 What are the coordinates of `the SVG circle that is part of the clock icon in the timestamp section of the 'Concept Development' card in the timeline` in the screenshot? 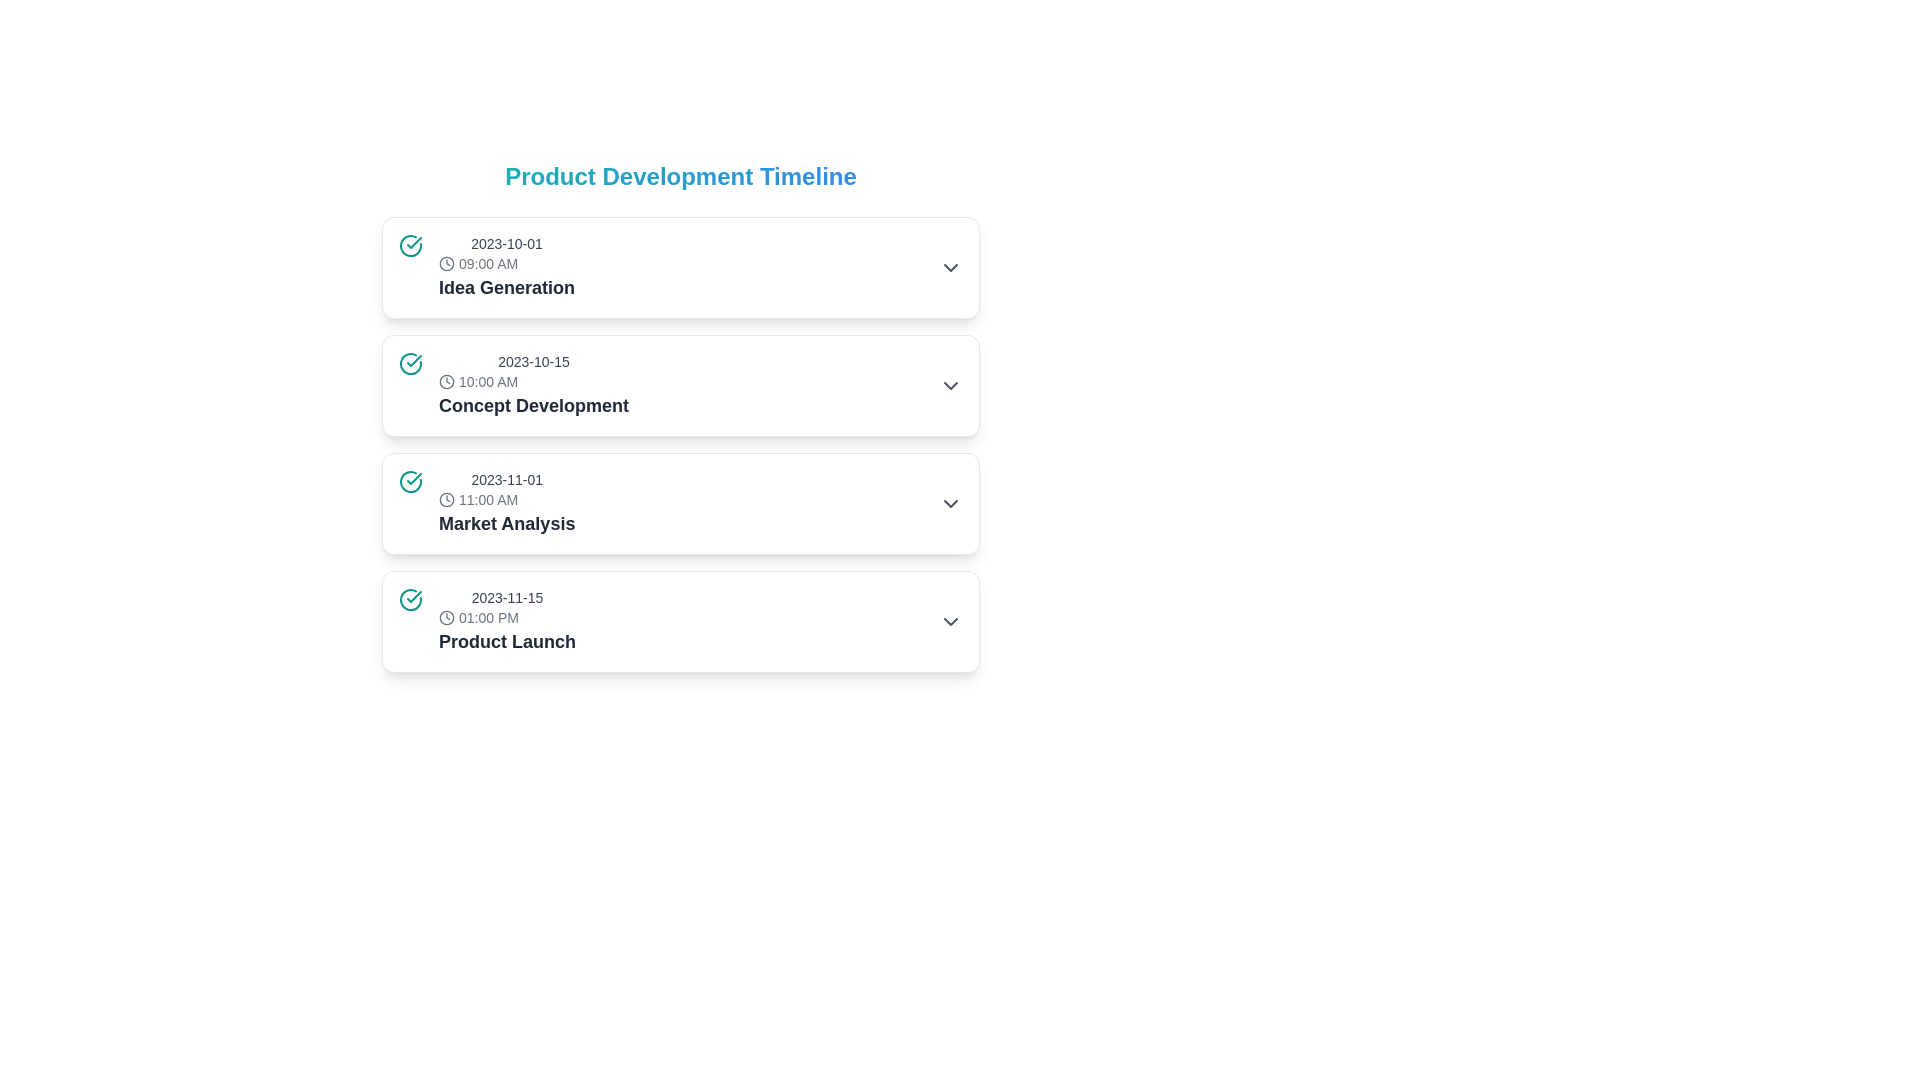 It's located at (445, 381).